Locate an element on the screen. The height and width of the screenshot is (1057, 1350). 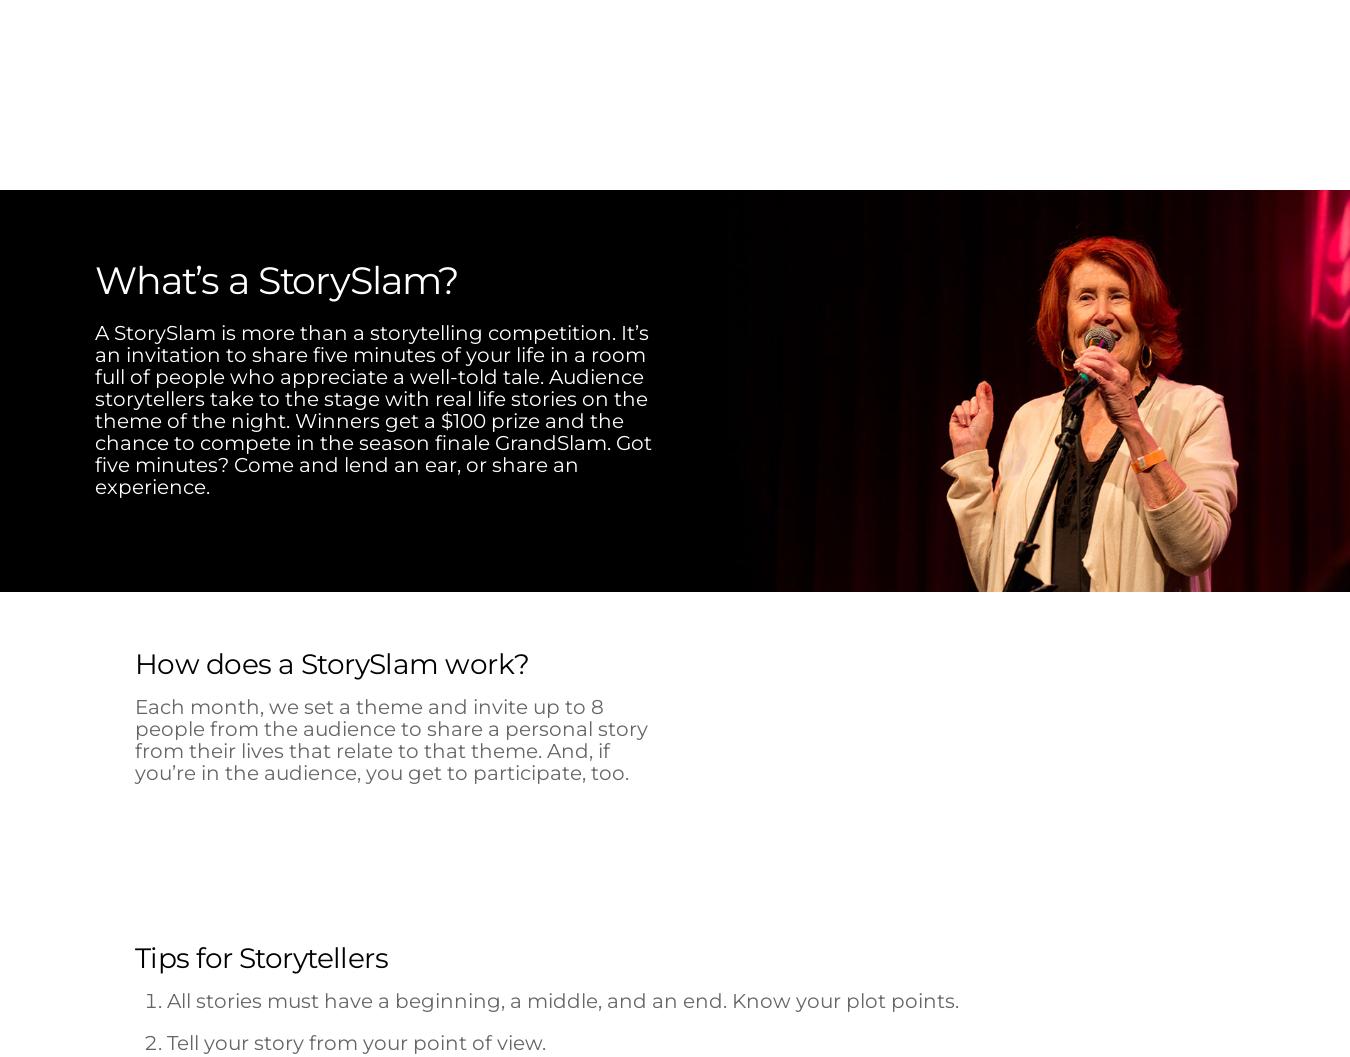
'Length –' is located at coordinates (735, 640).